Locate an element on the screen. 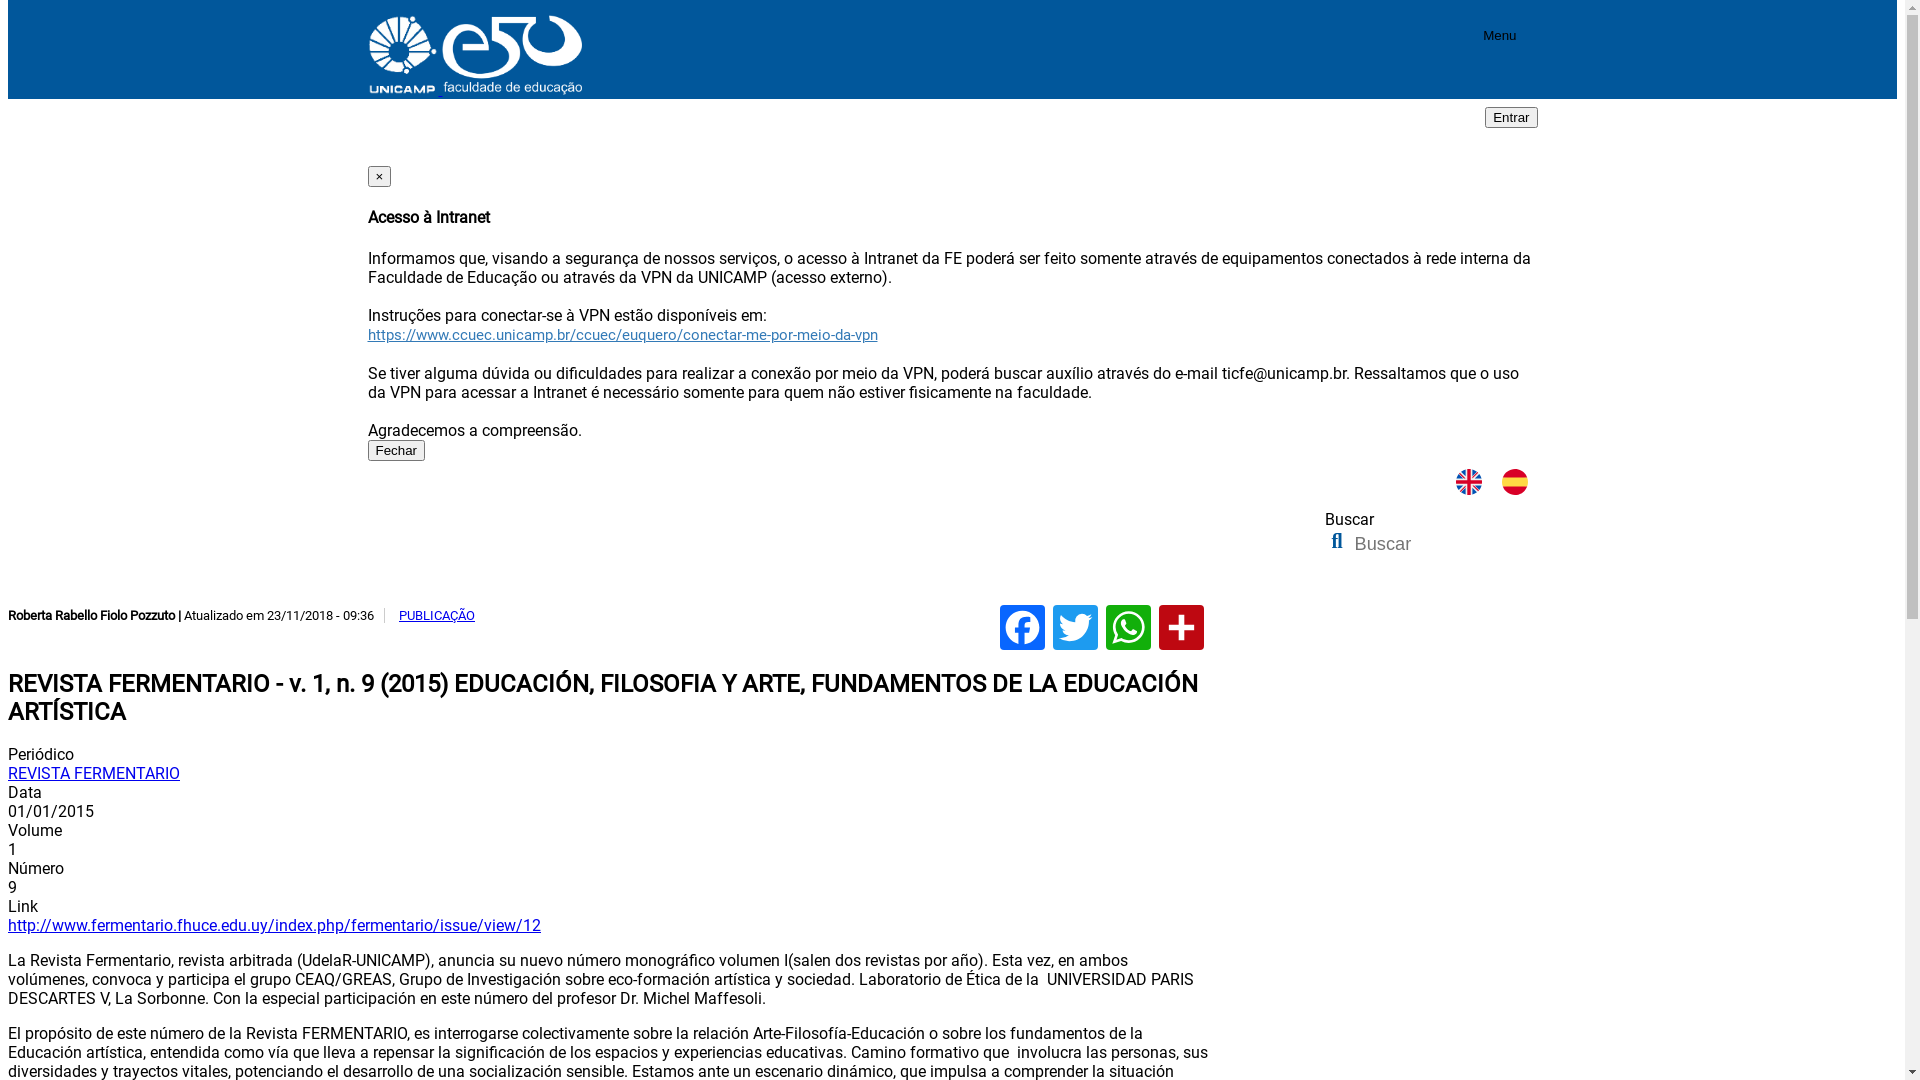 The width and height of the screenshot is (1920, 1080). 'Share' is located at coordinates (1181, 626).